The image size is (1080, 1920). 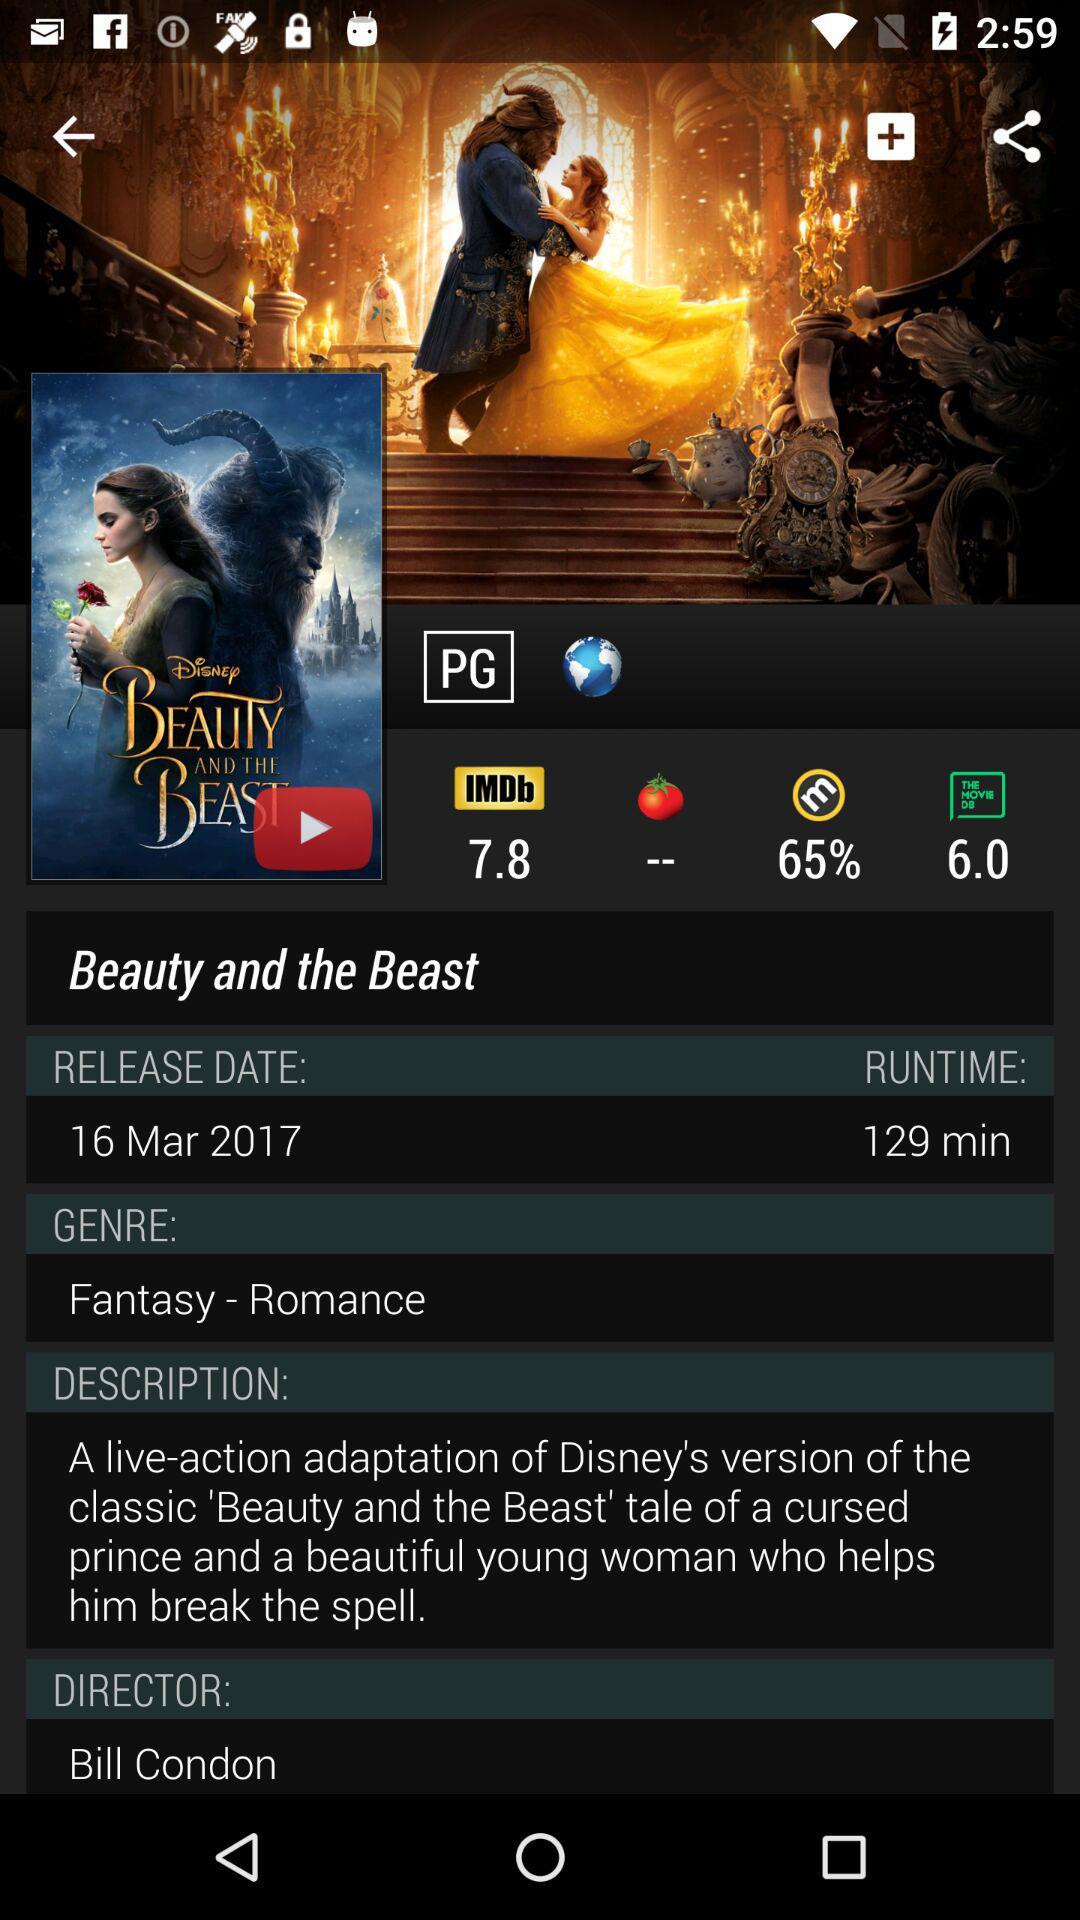 I want to click on the play icon, so click(x=313, y=828).